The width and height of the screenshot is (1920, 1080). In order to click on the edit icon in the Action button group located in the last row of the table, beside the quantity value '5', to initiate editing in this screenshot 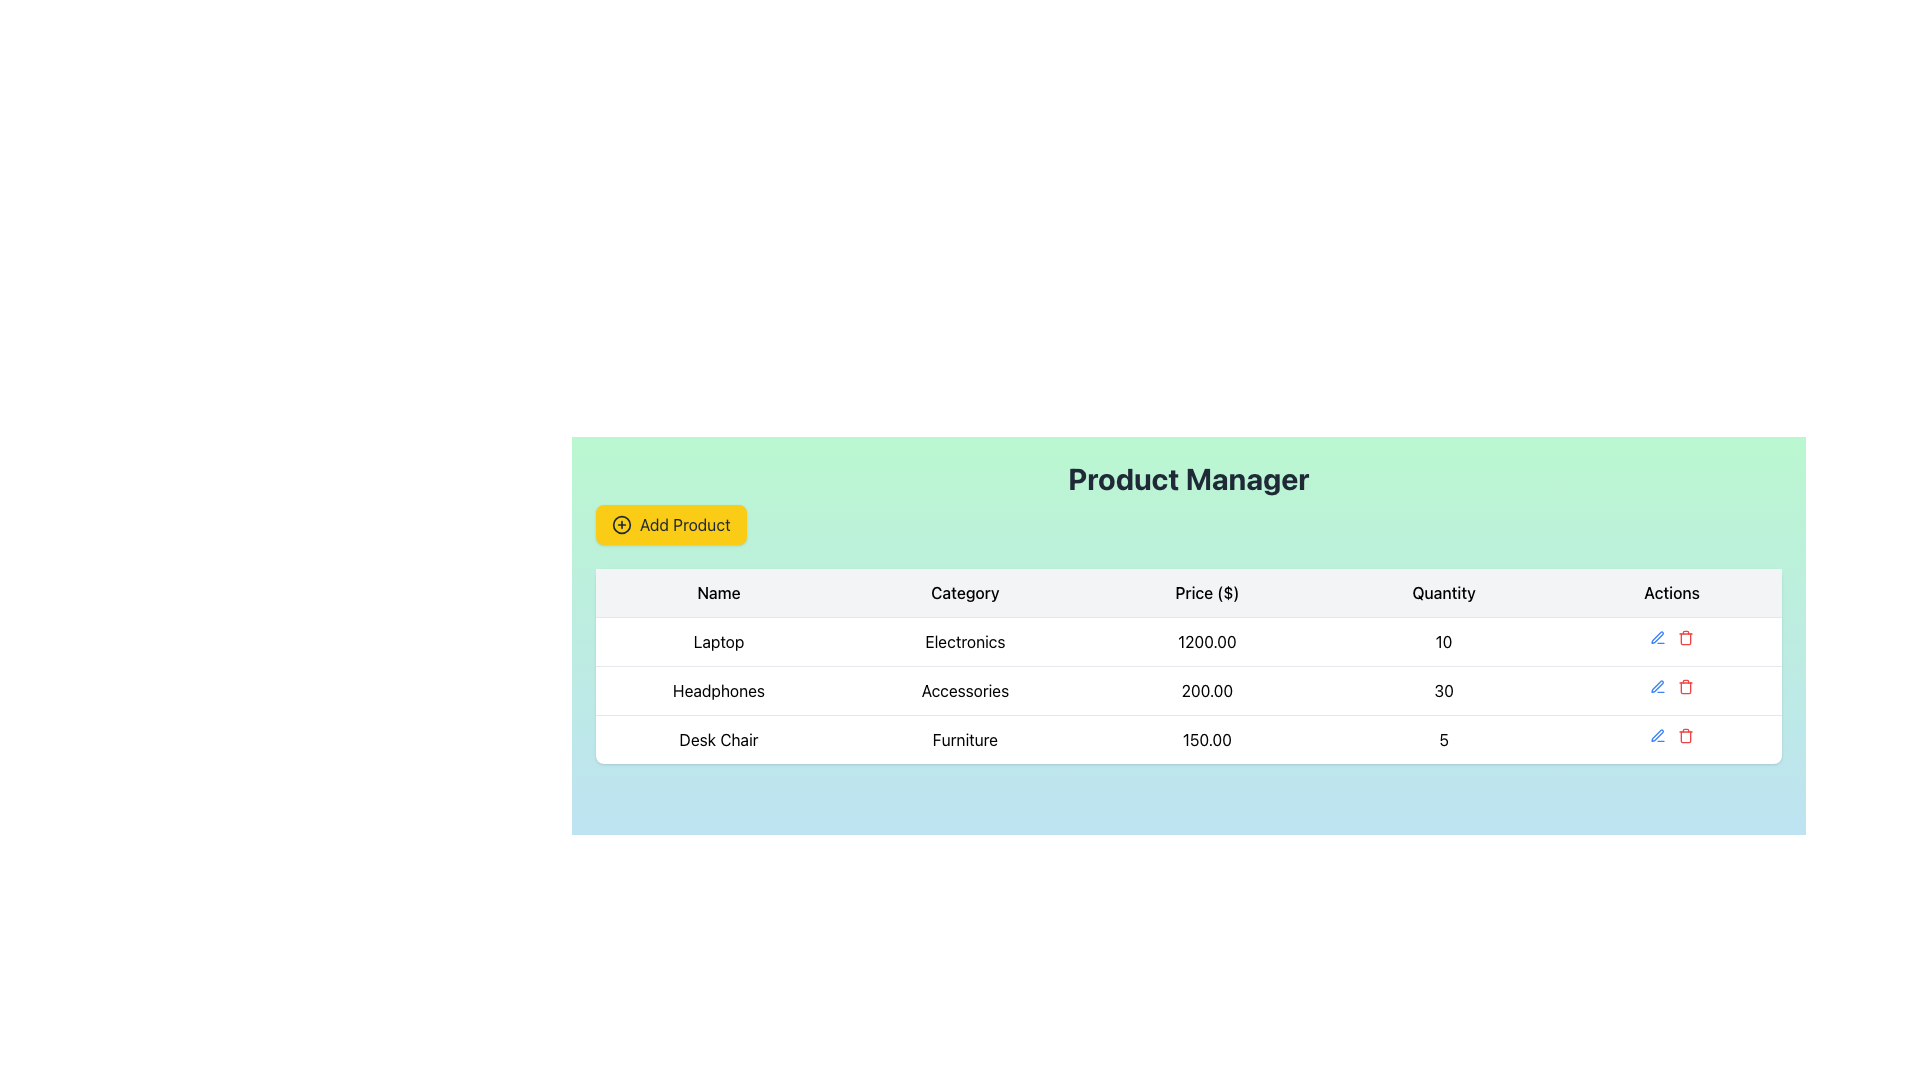, I will do `click(1671, 736)`.